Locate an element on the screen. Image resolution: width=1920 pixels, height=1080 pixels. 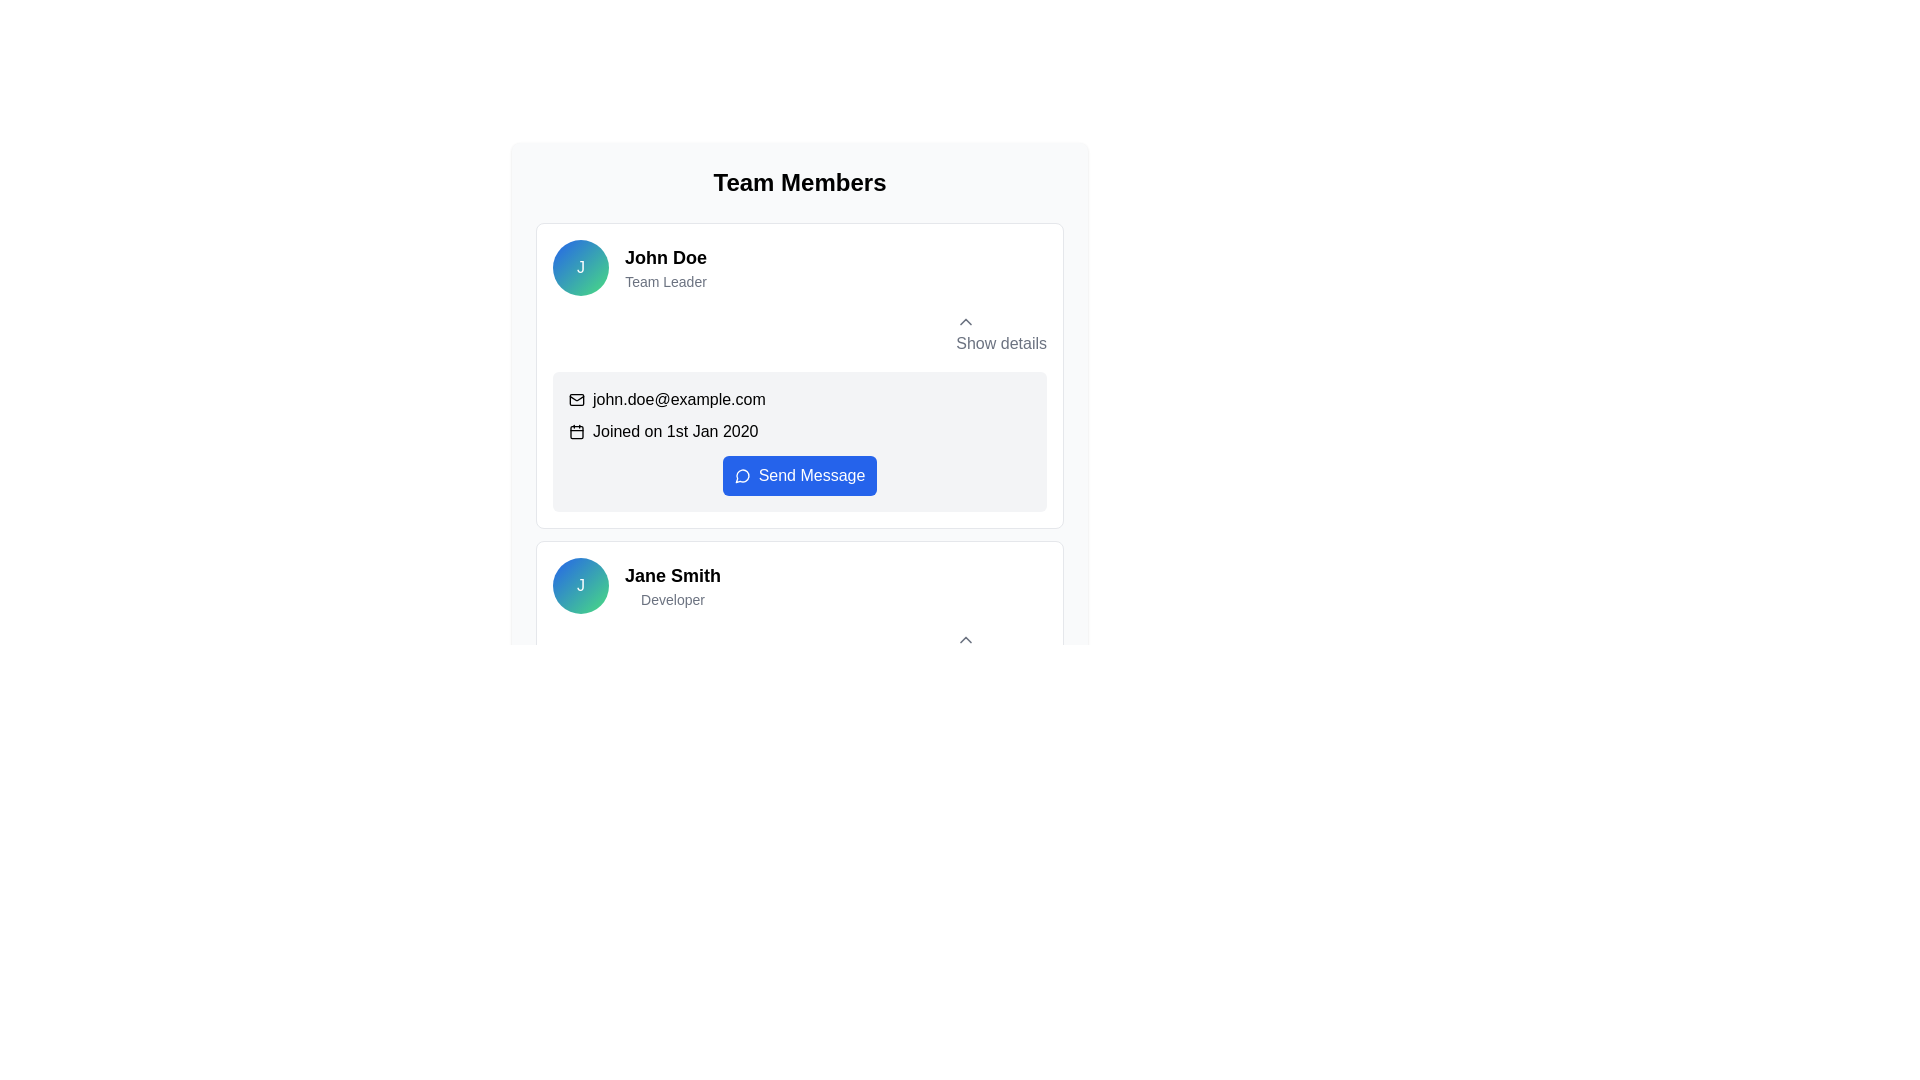
the 'Show details' button, which is styled in gray and changes to blue on hover, located in the top-right area of John Doe's information card is located at coordinates (1001, 333).